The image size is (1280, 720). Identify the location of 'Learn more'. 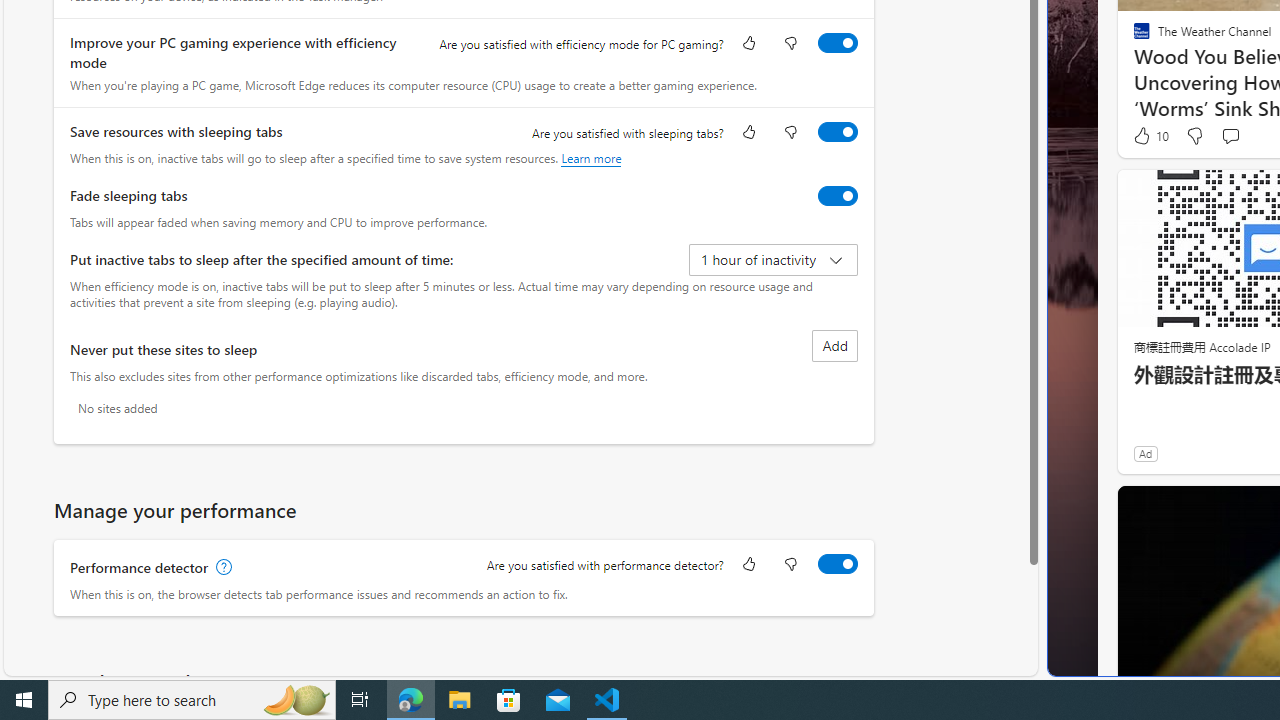
(590, 157).